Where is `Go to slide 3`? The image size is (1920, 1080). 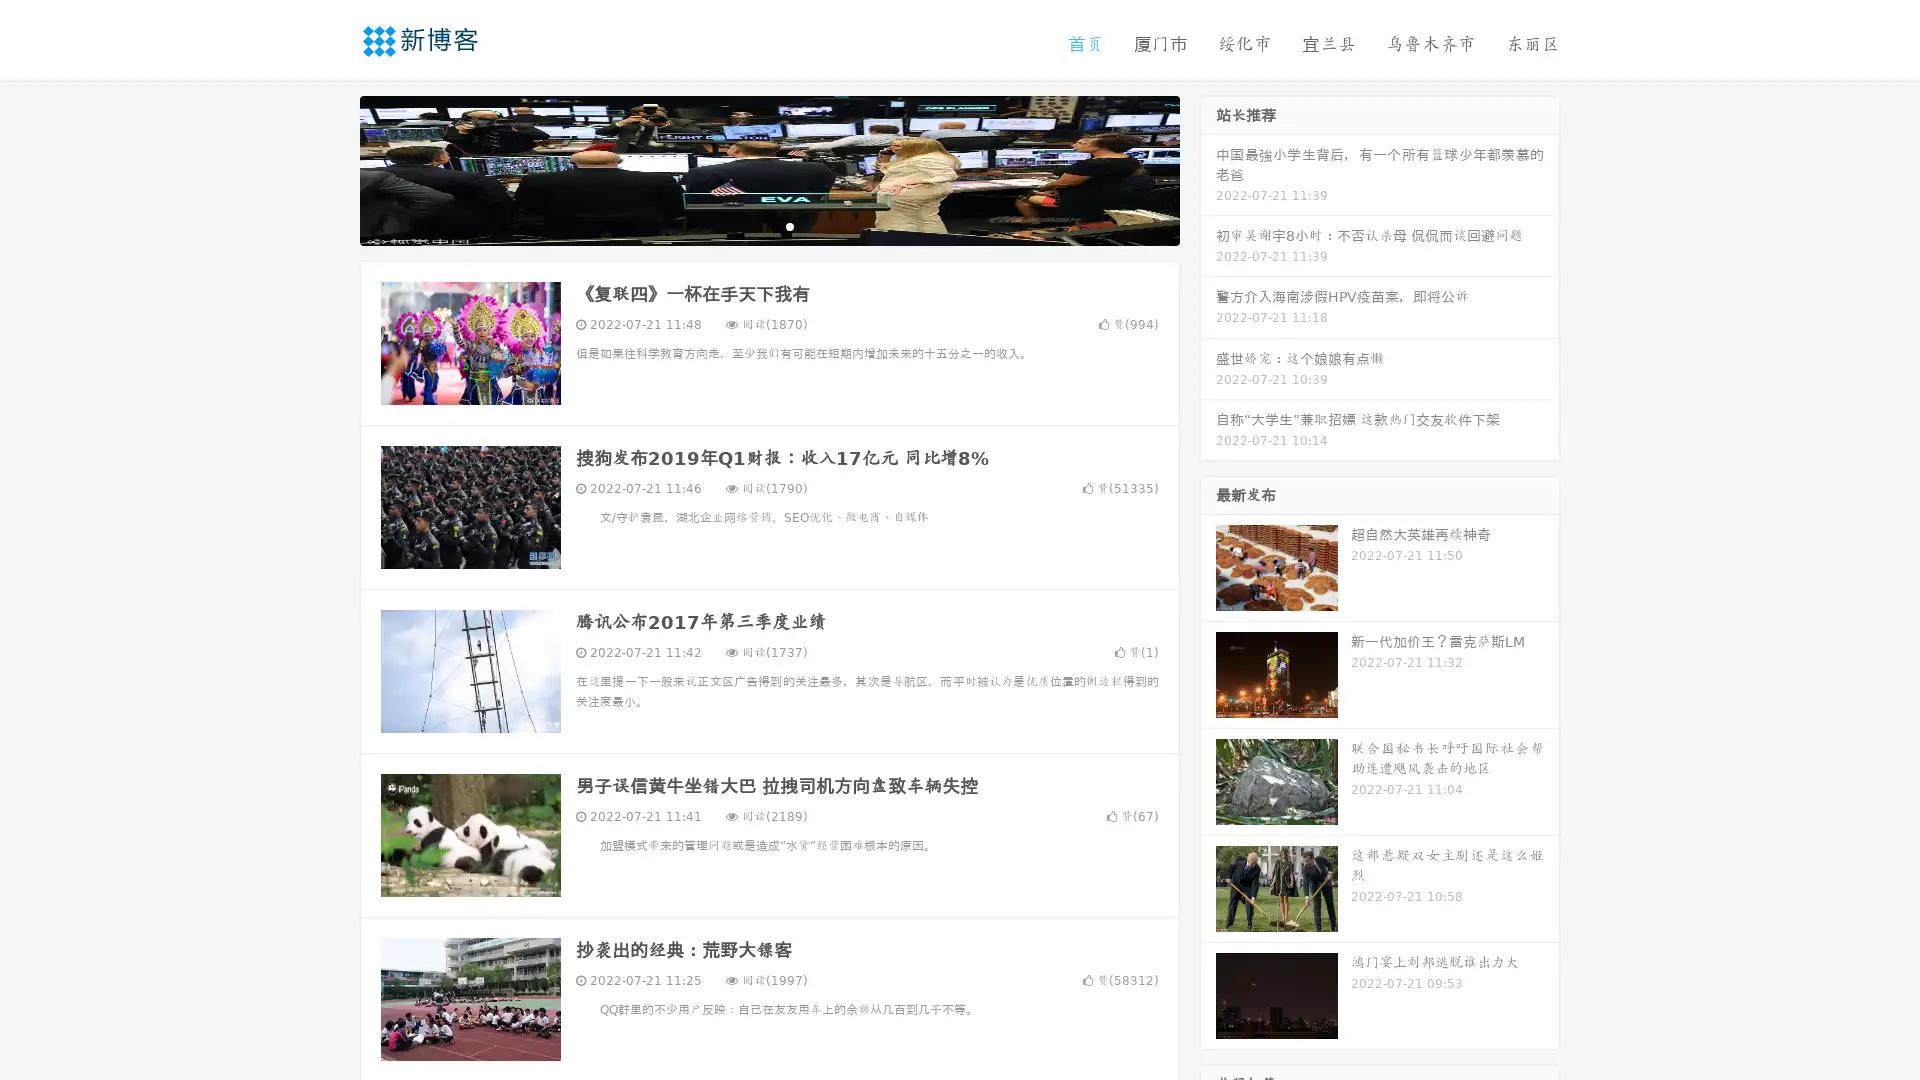
Go to slide 3 is located at coordinates (789, 225).